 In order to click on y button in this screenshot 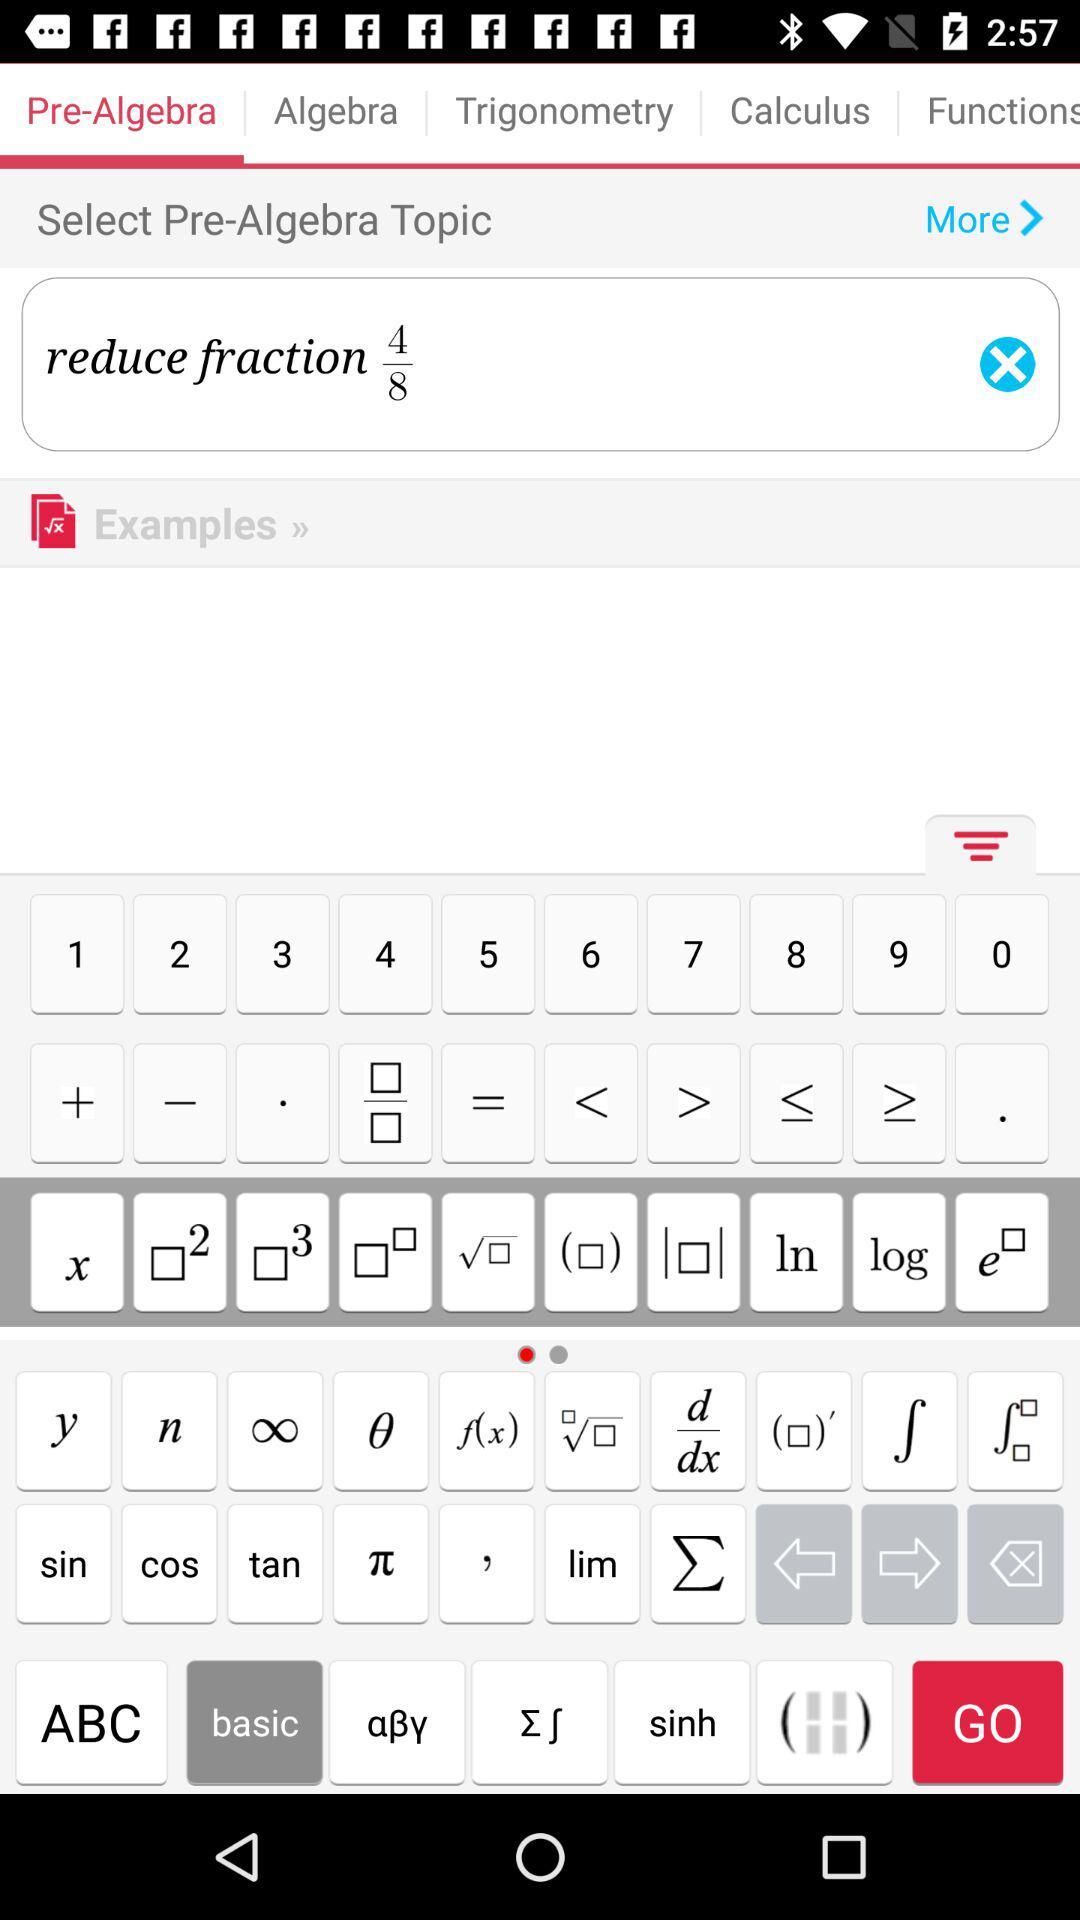, I will do `click(62, 1429)`.